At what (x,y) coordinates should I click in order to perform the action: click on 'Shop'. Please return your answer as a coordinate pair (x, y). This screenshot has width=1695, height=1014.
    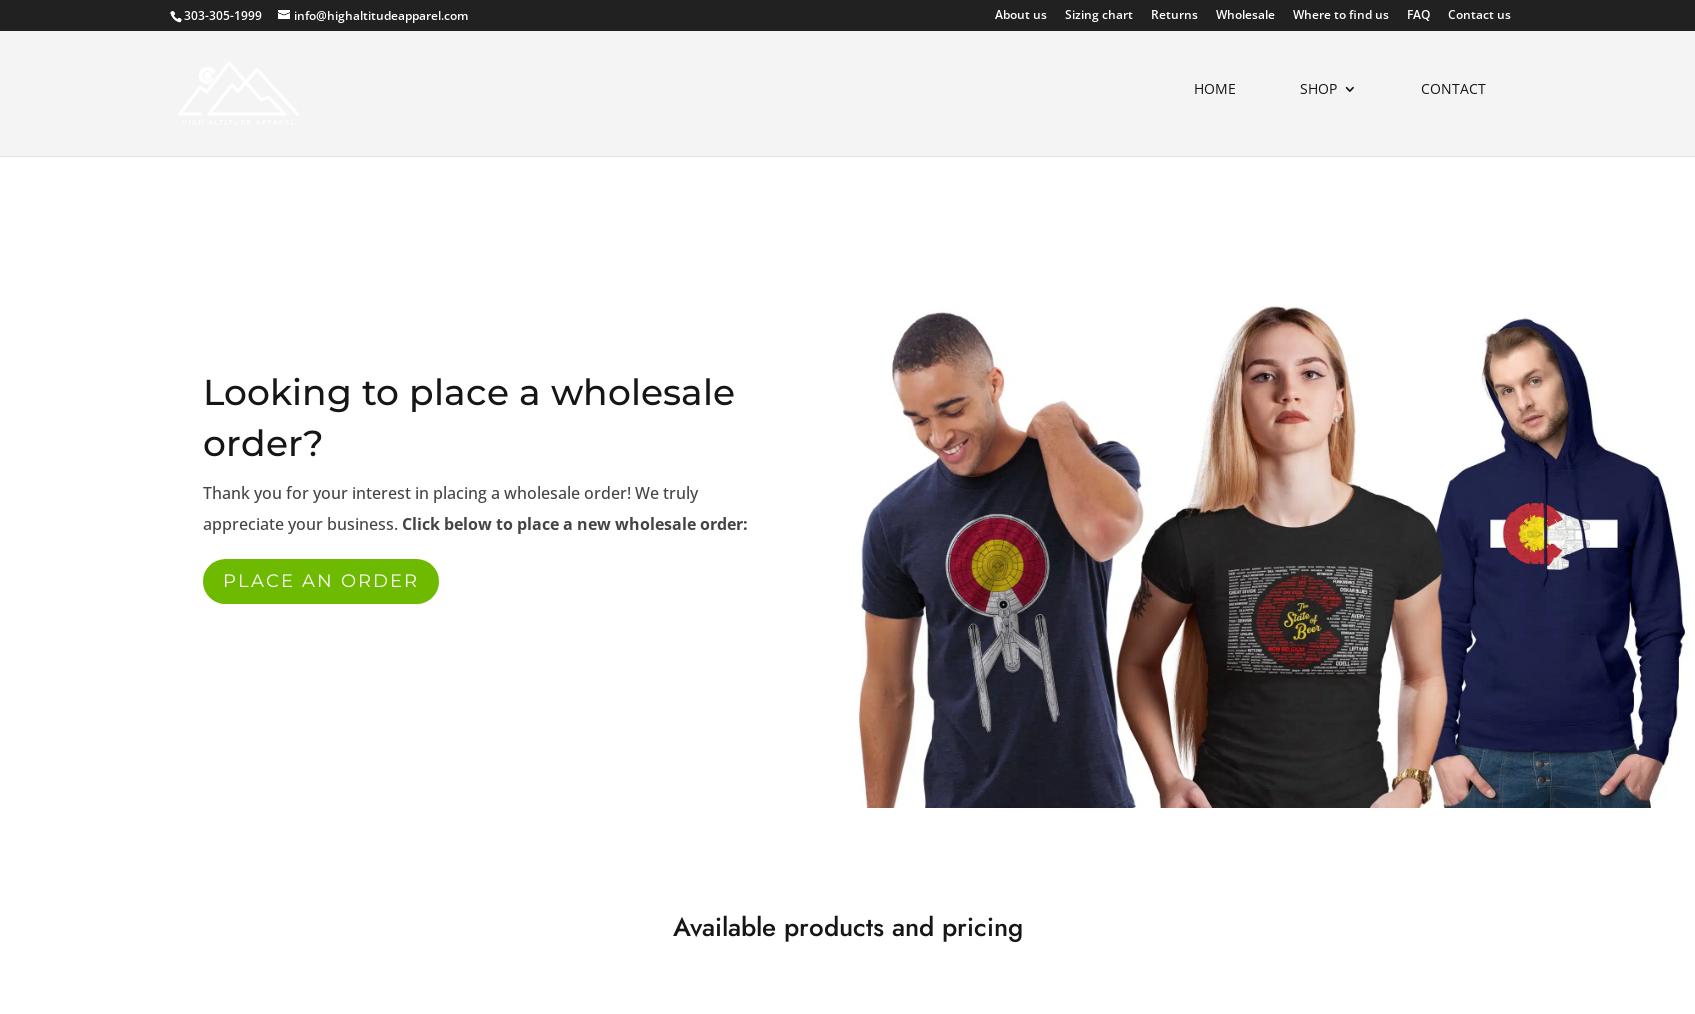
    Looking at the image, I should click on (1317, 97).